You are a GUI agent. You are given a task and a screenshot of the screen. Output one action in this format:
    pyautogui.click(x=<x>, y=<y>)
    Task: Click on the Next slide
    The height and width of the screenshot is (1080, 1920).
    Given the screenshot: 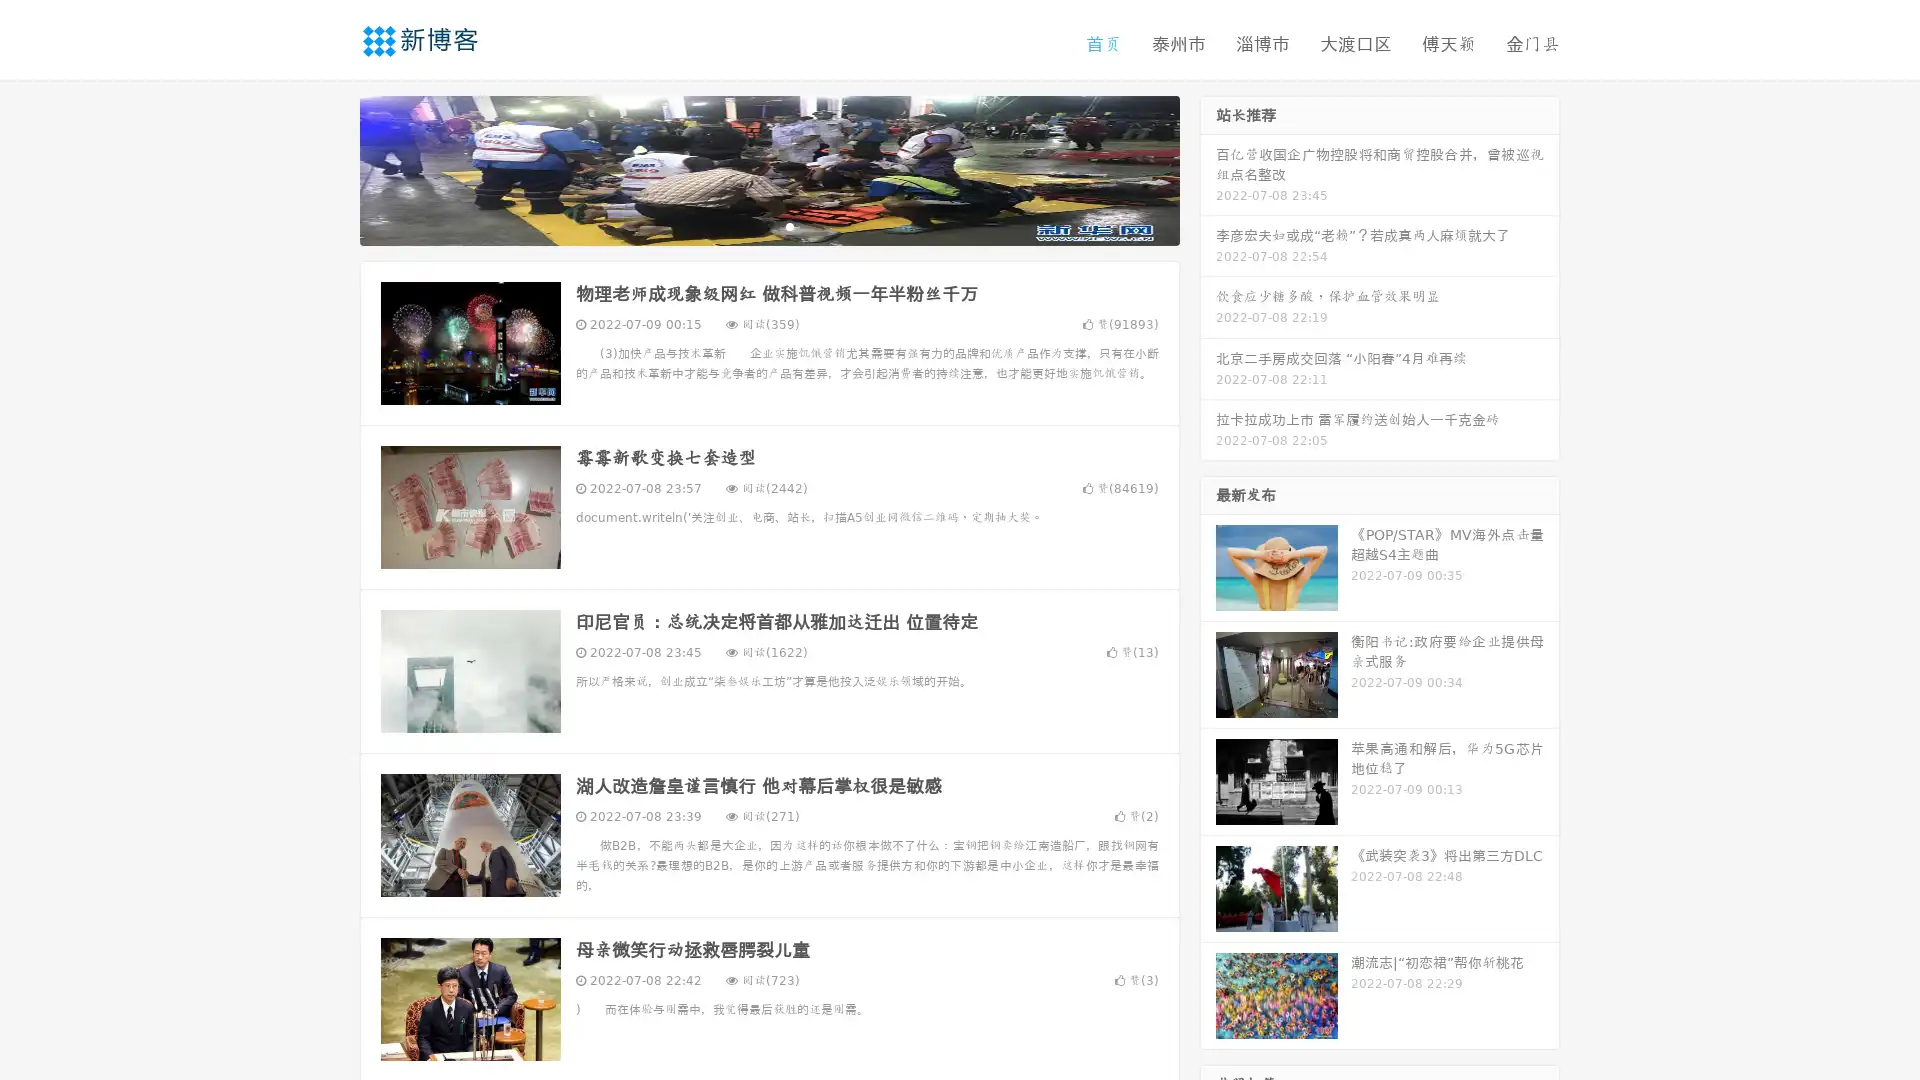 What is the action you would take?
    pyautogui.click(x=1208, y=168)
    